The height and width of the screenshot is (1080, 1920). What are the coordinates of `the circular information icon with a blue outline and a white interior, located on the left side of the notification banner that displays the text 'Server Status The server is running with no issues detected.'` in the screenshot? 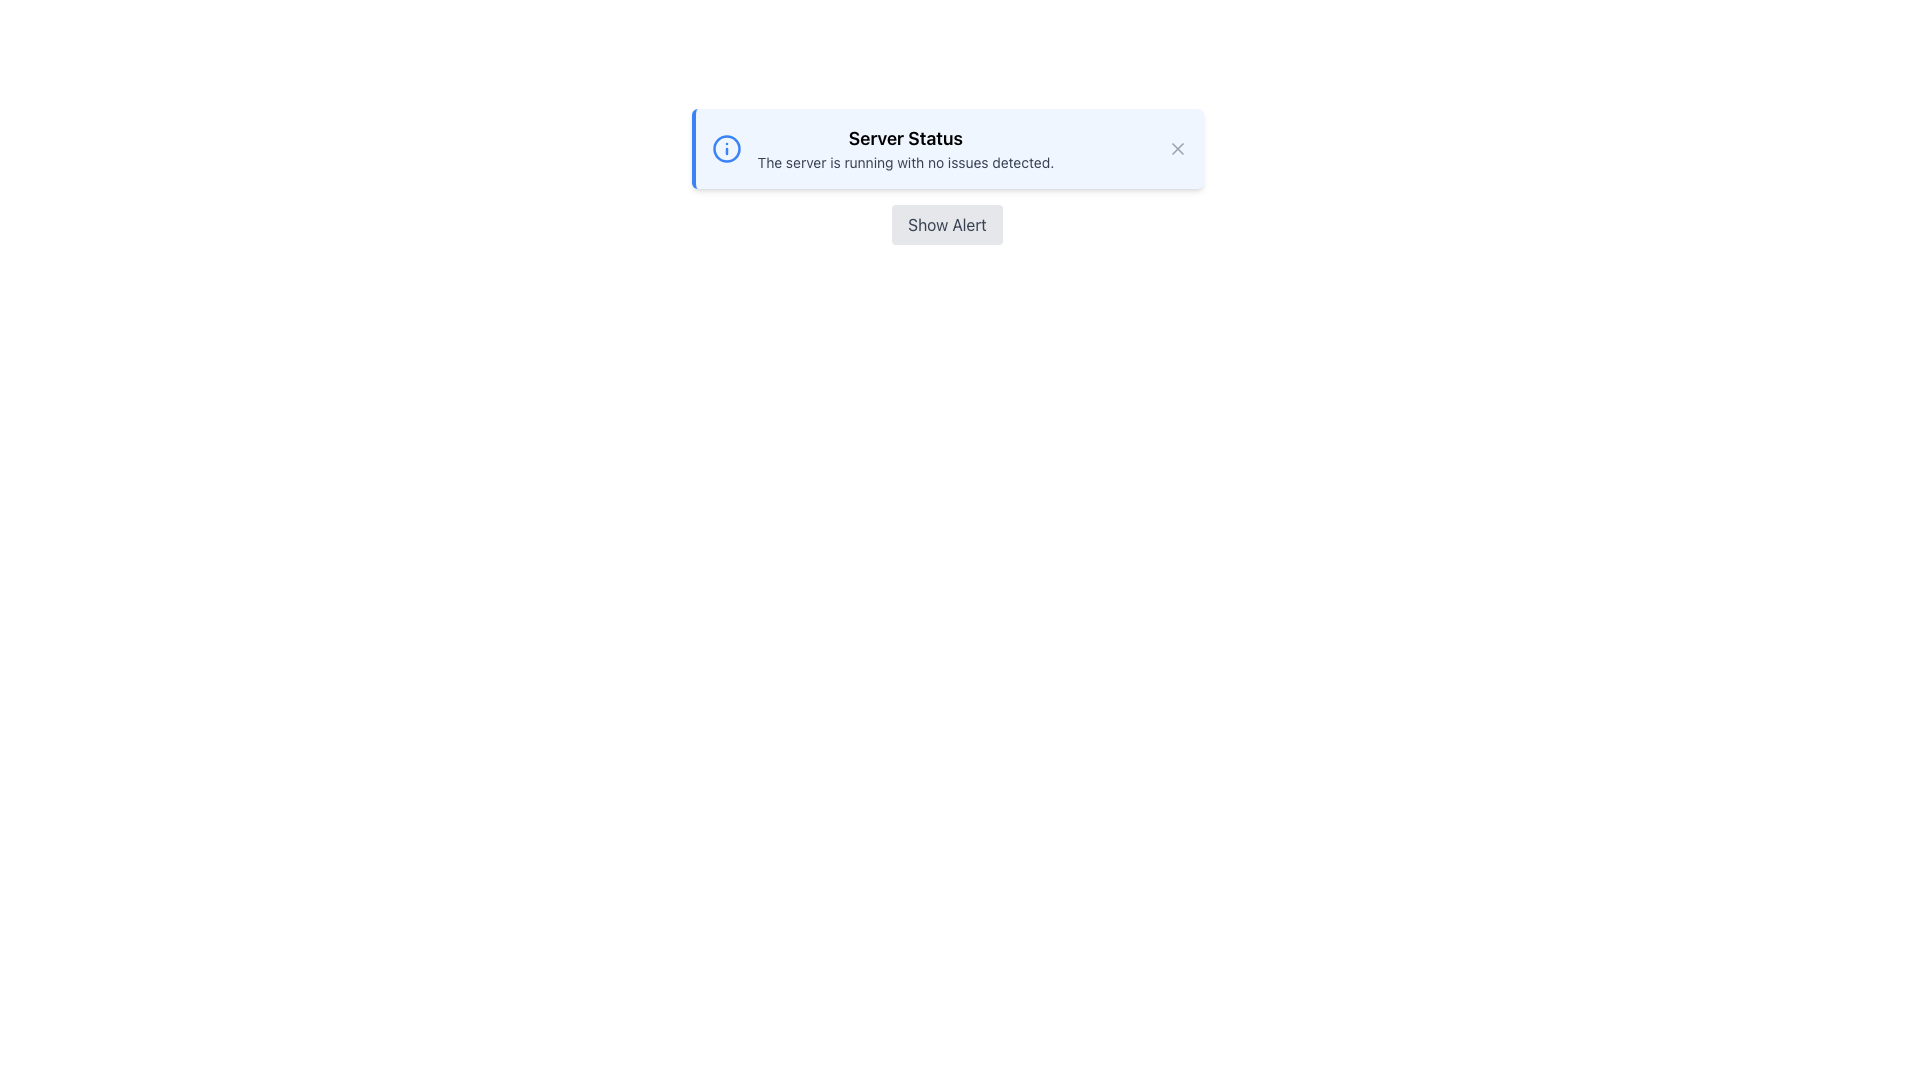 It's located at (725, 148).